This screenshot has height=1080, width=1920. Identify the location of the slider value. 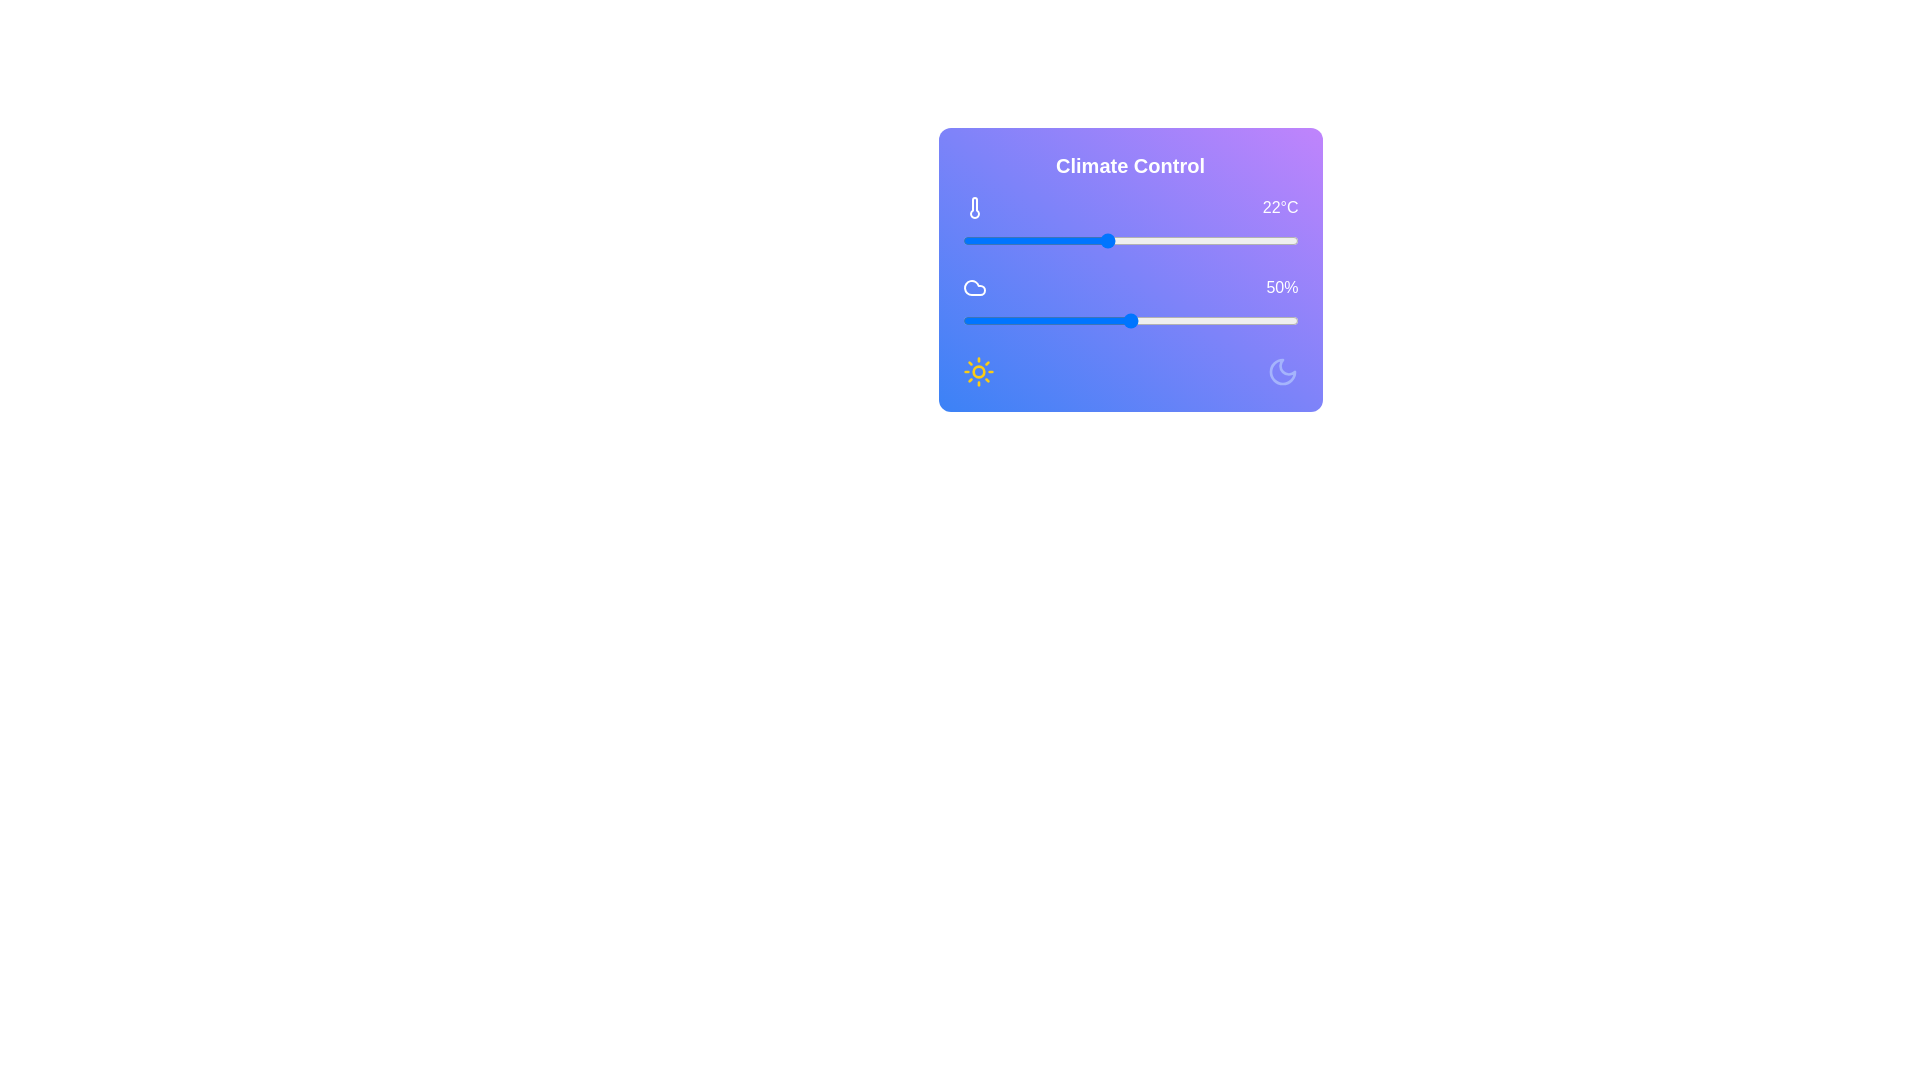
(1112, 319).